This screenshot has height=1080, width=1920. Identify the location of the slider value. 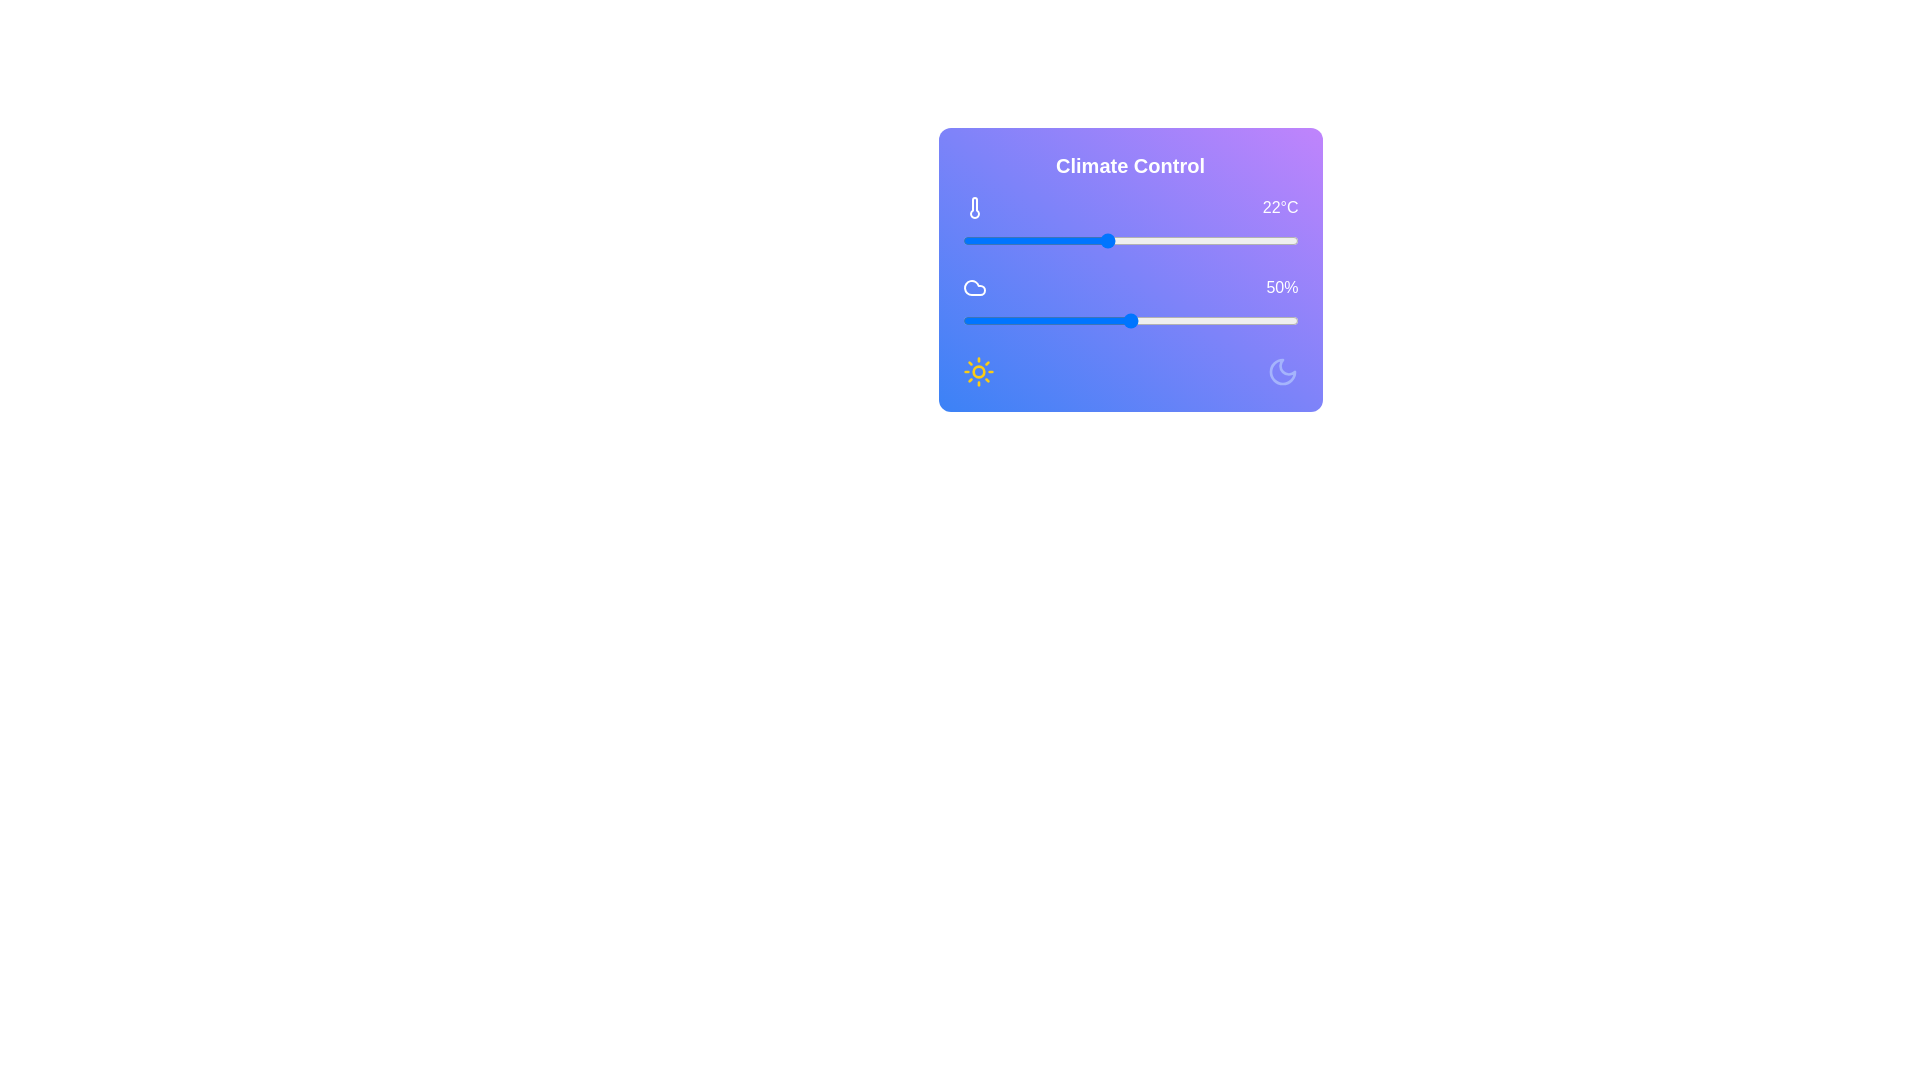
(1112, 319).